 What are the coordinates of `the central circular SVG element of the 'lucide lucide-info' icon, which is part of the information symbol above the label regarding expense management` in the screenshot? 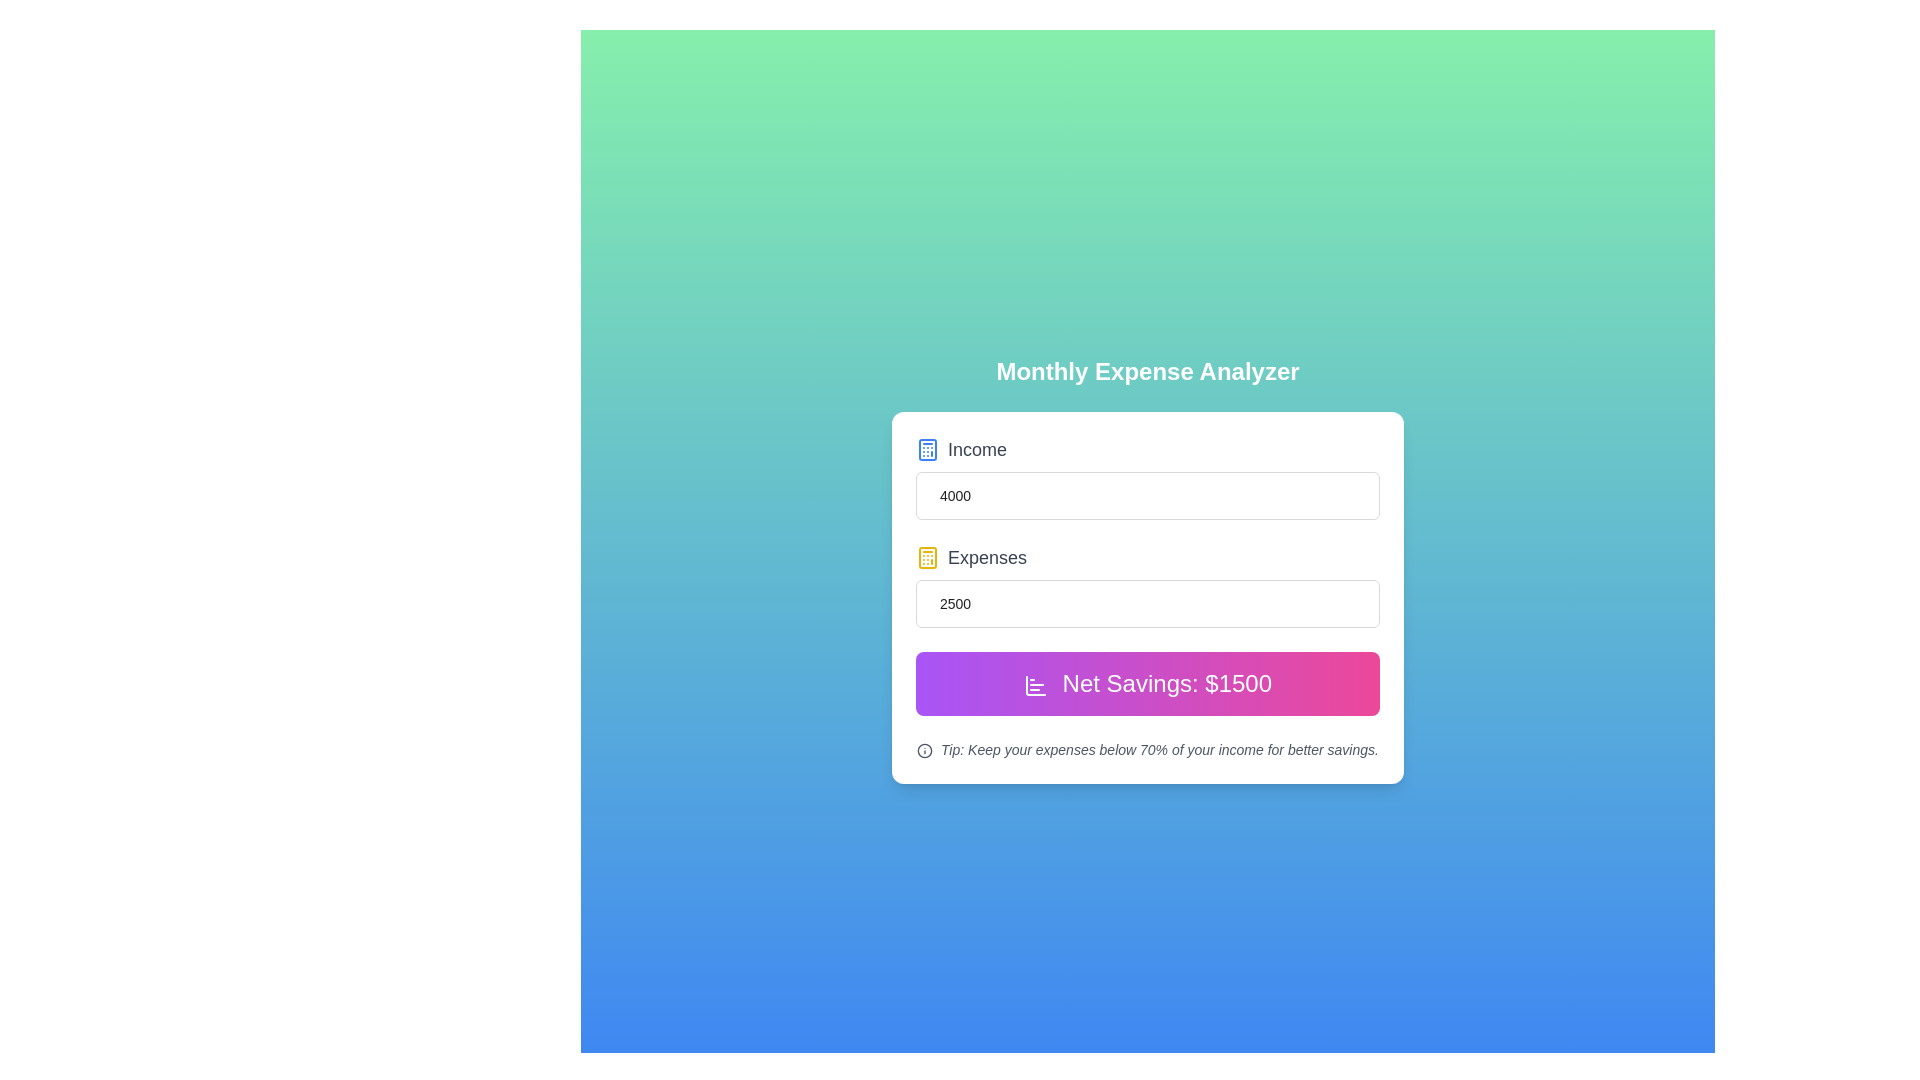 It's located at (924, 751).